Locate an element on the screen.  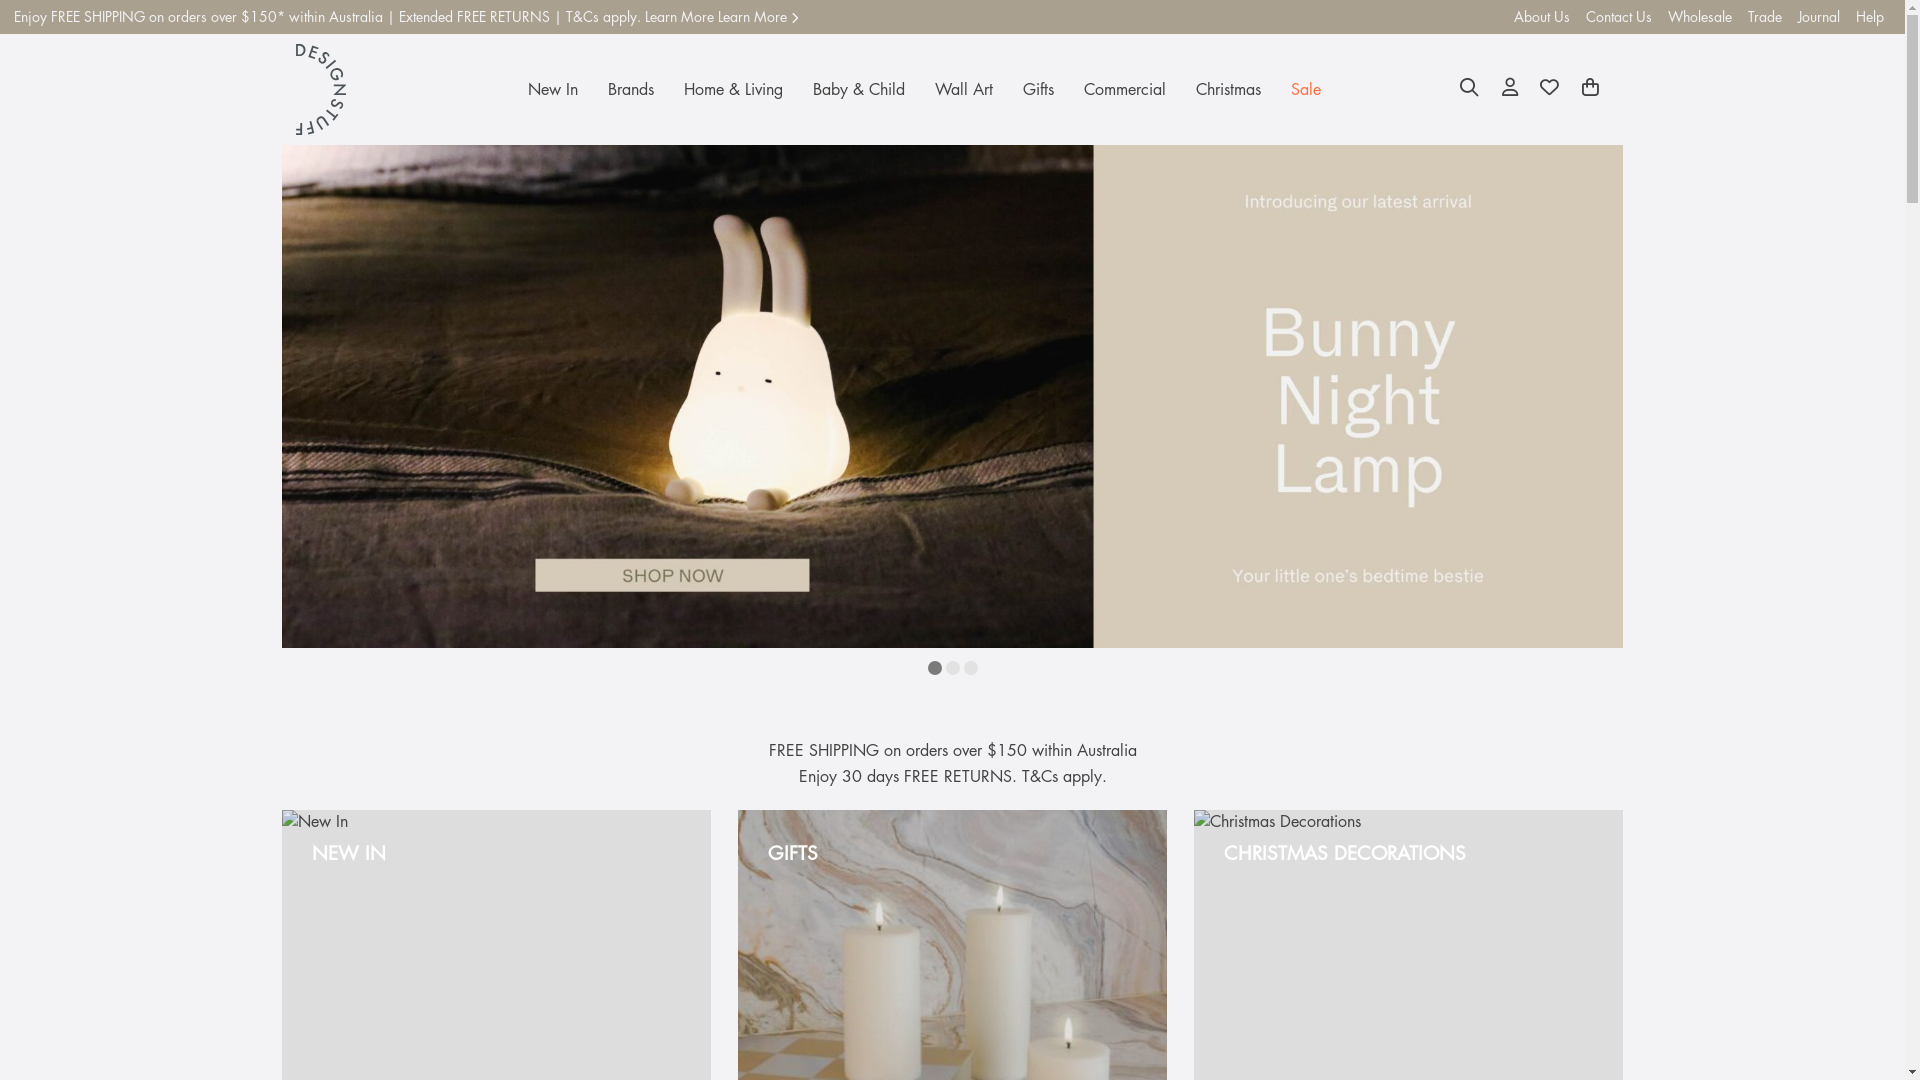
'Home & Living' is located at coordinates (668, 88).